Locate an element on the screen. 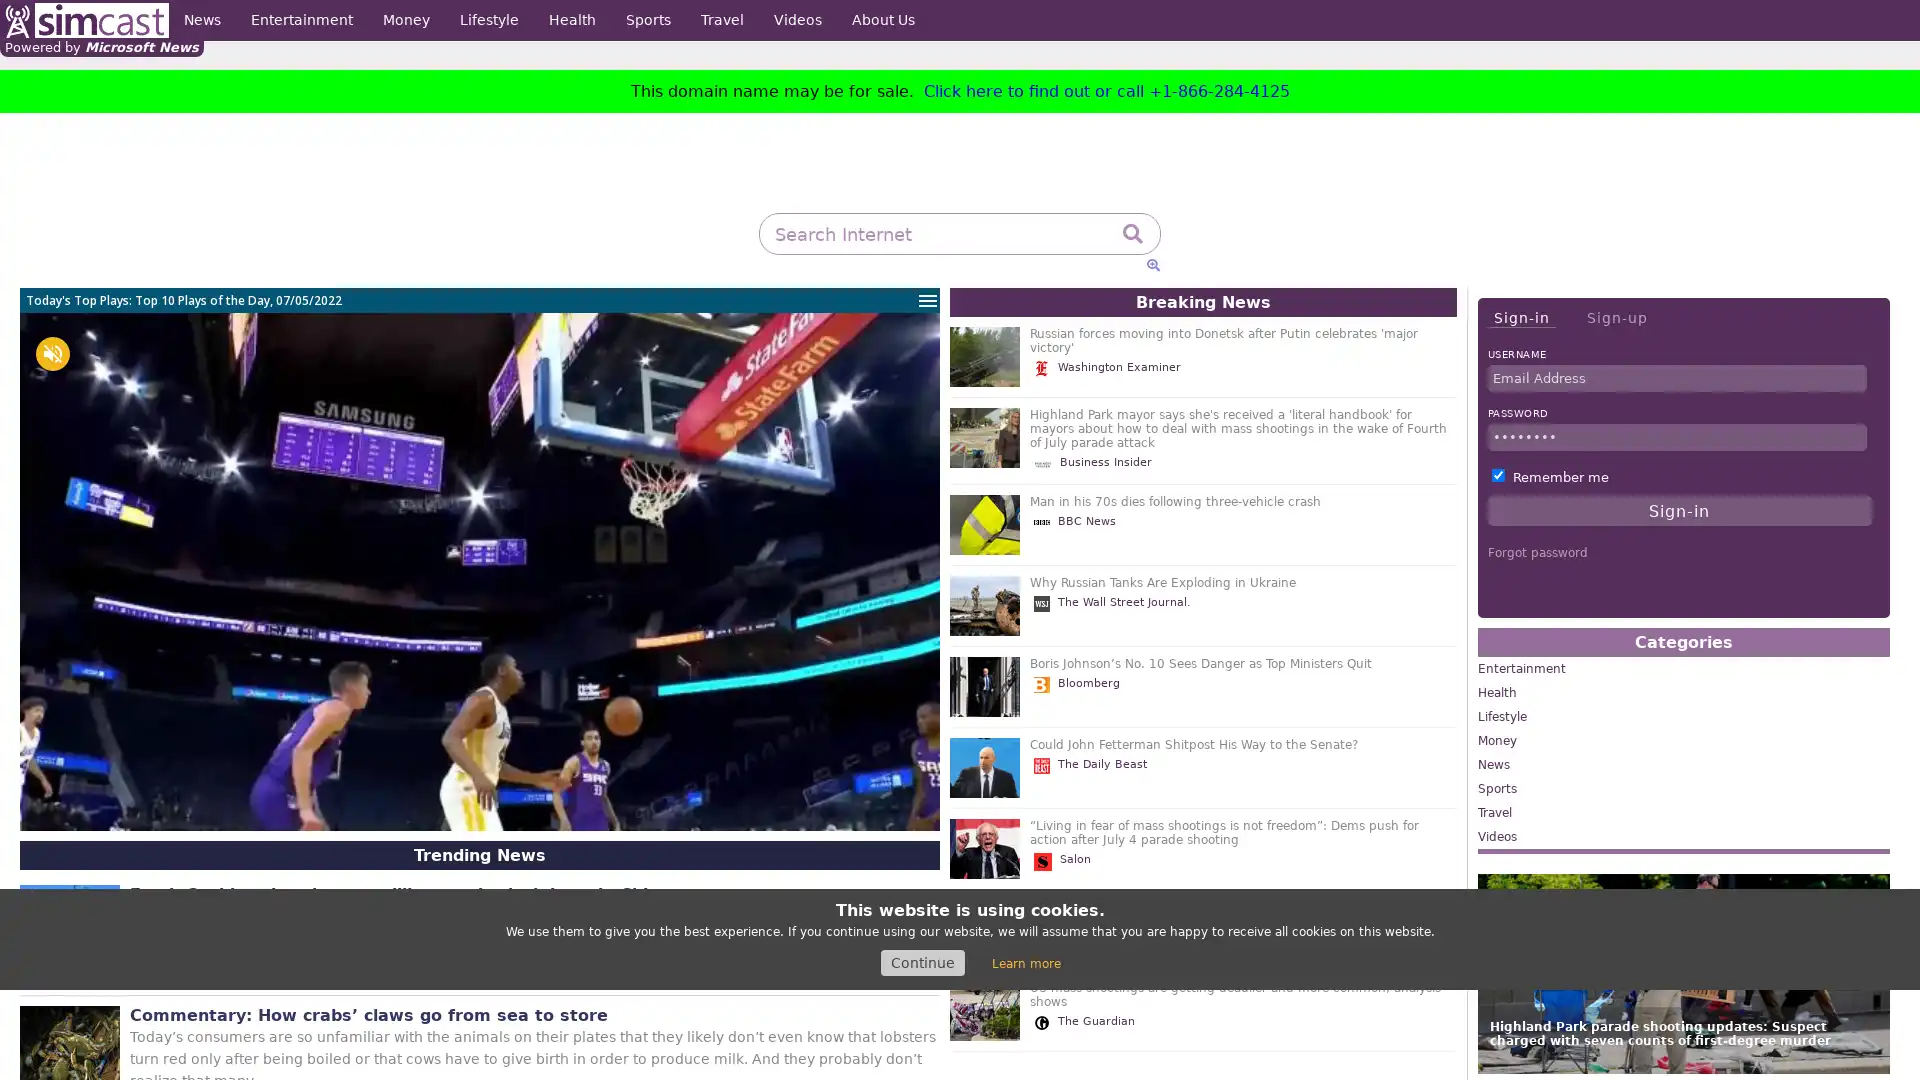  Sign-up is located at coordinates (1616, 316).